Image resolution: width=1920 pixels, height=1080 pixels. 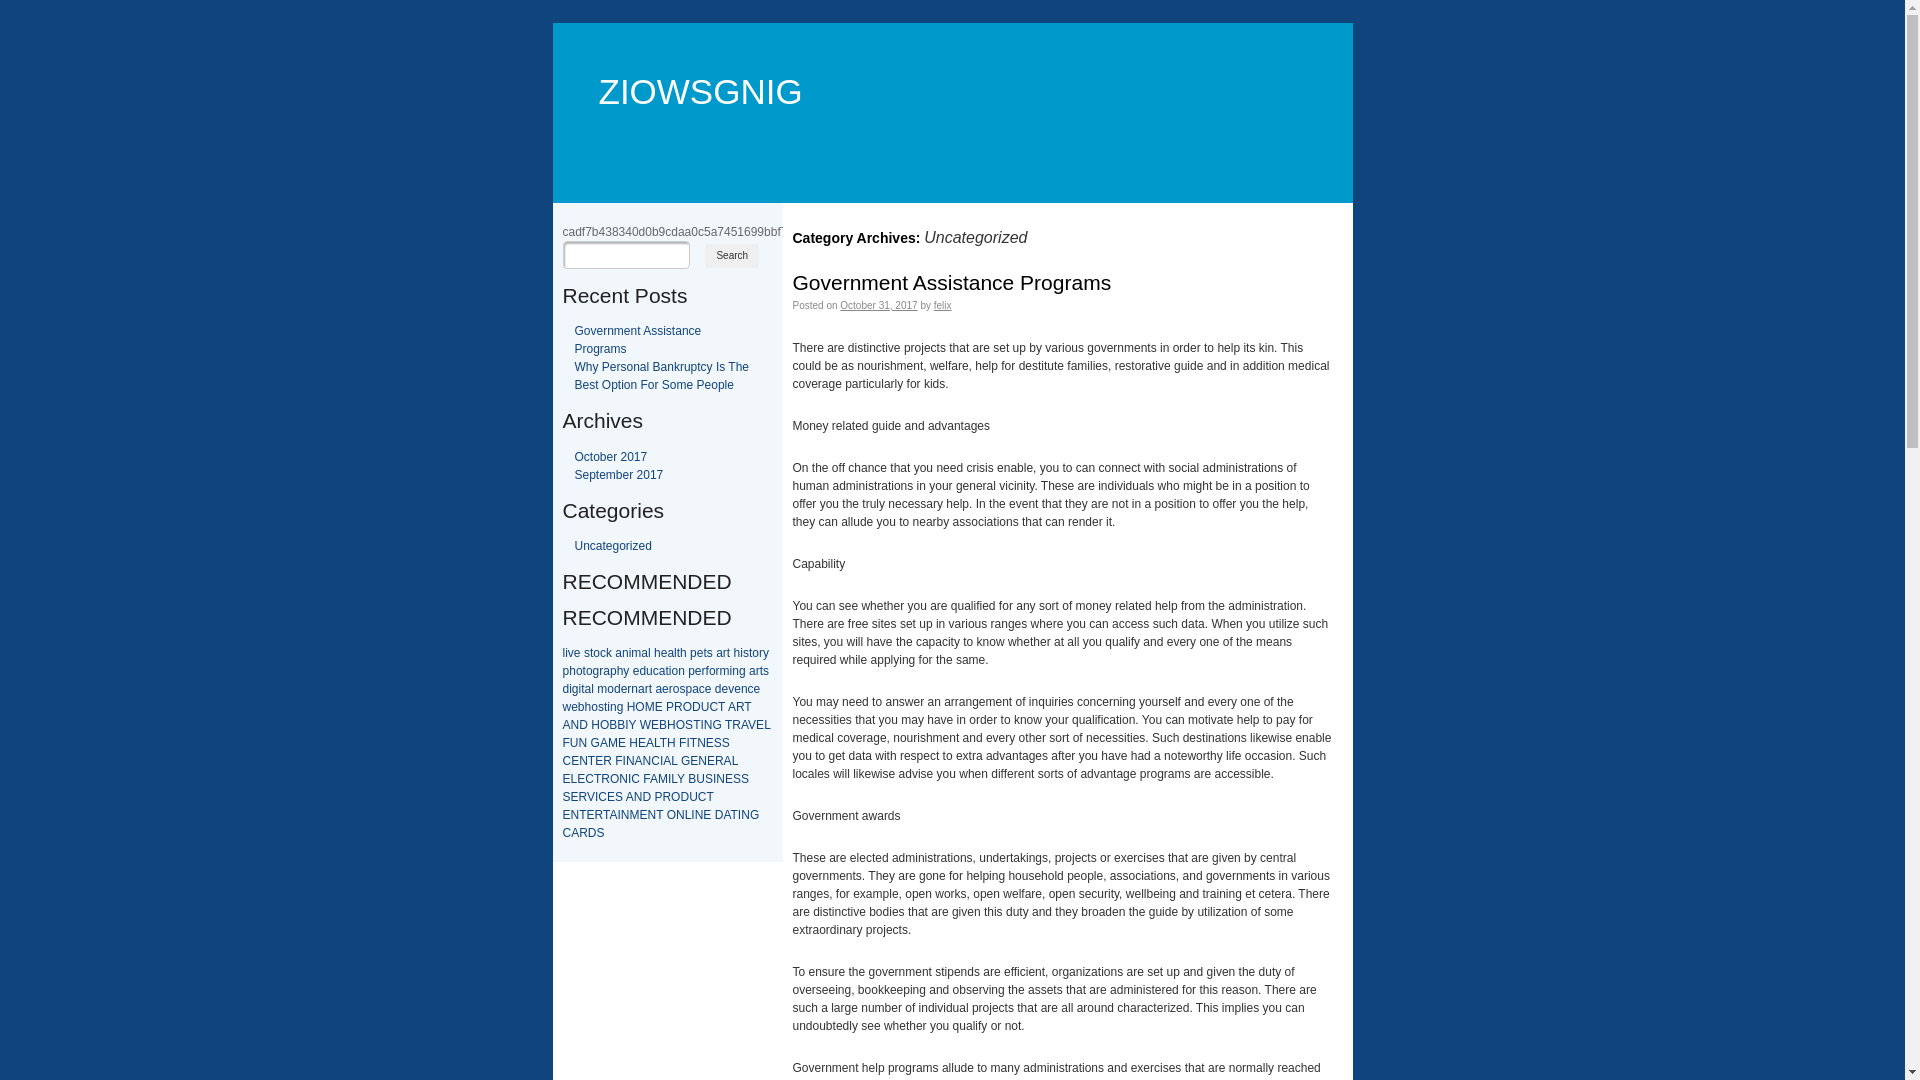 What do you see at coordinates (673, 778) in the screenshot?
I see `'L'` at bounding box center [673, 778].